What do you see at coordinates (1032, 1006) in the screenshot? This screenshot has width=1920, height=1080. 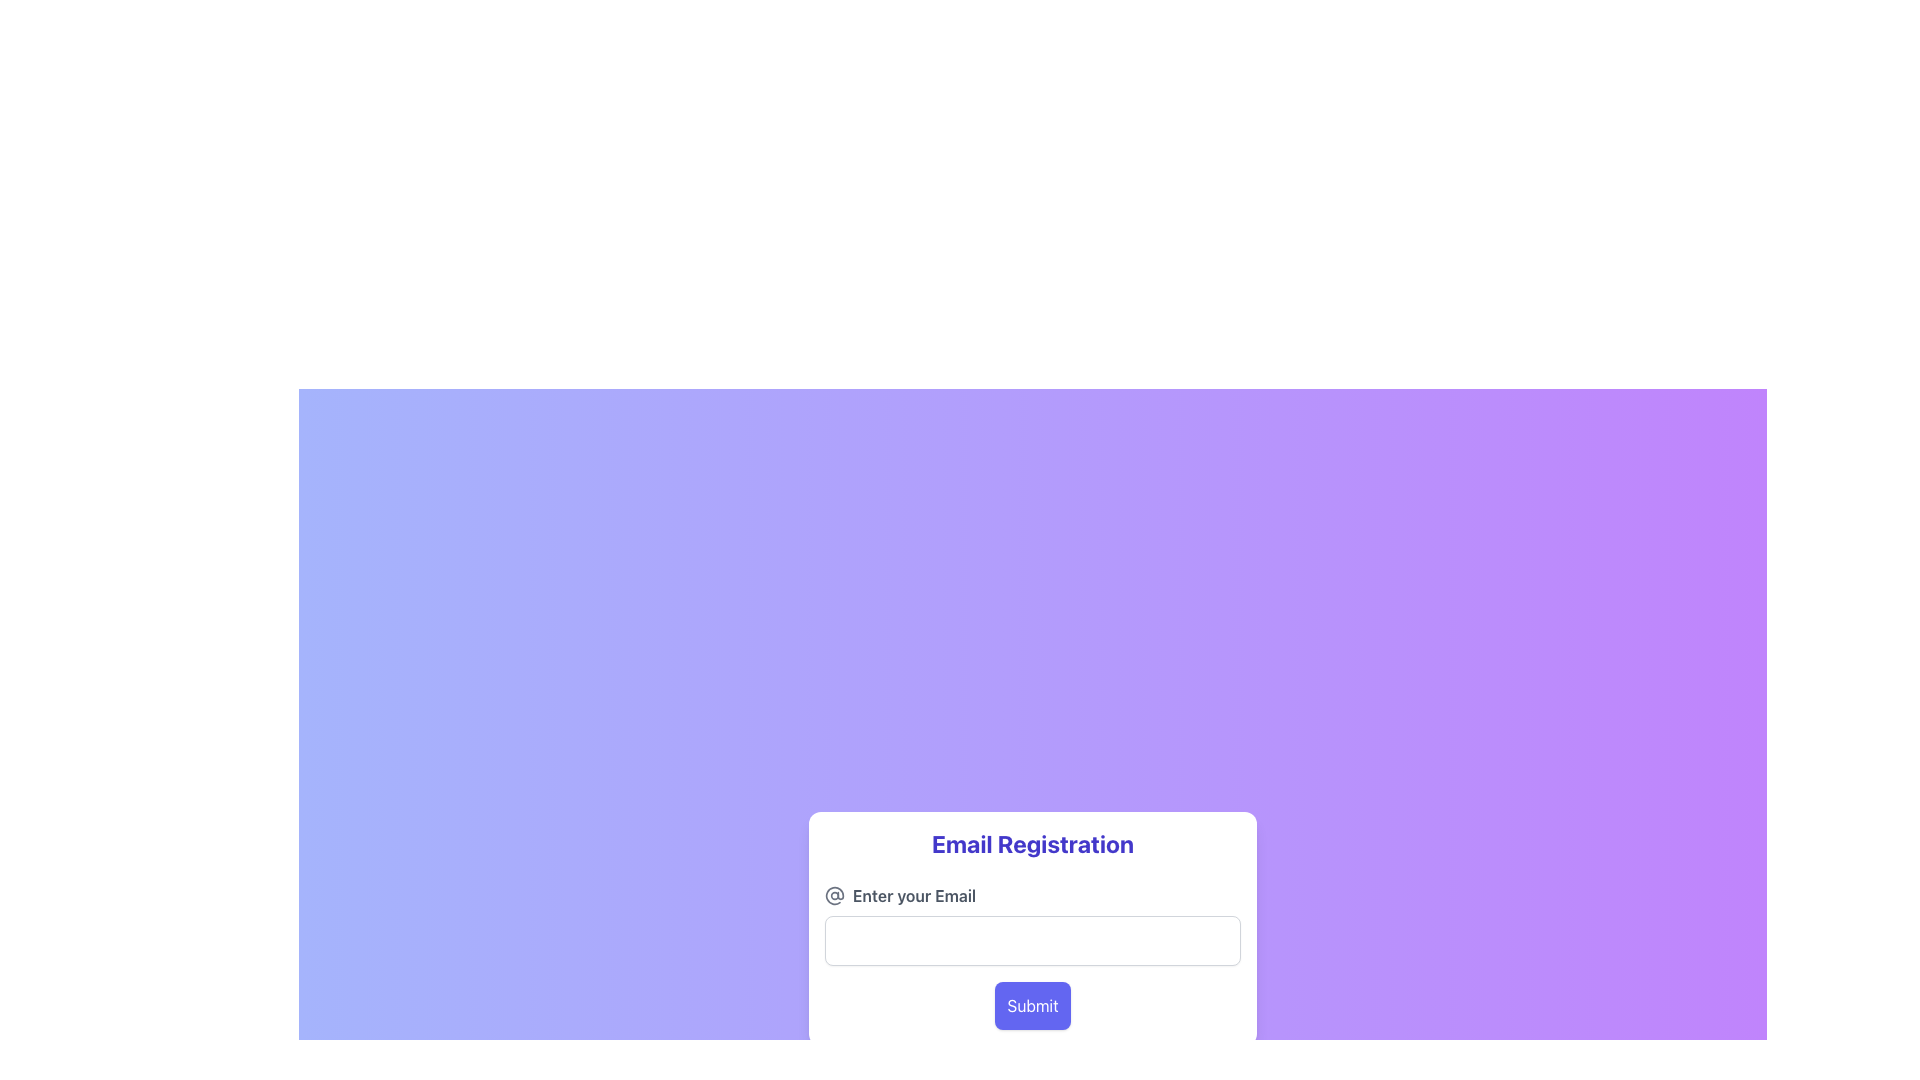 I see `the submit button located below the 'Enter your Email' text input field` at bounding box center [1032, 1006].